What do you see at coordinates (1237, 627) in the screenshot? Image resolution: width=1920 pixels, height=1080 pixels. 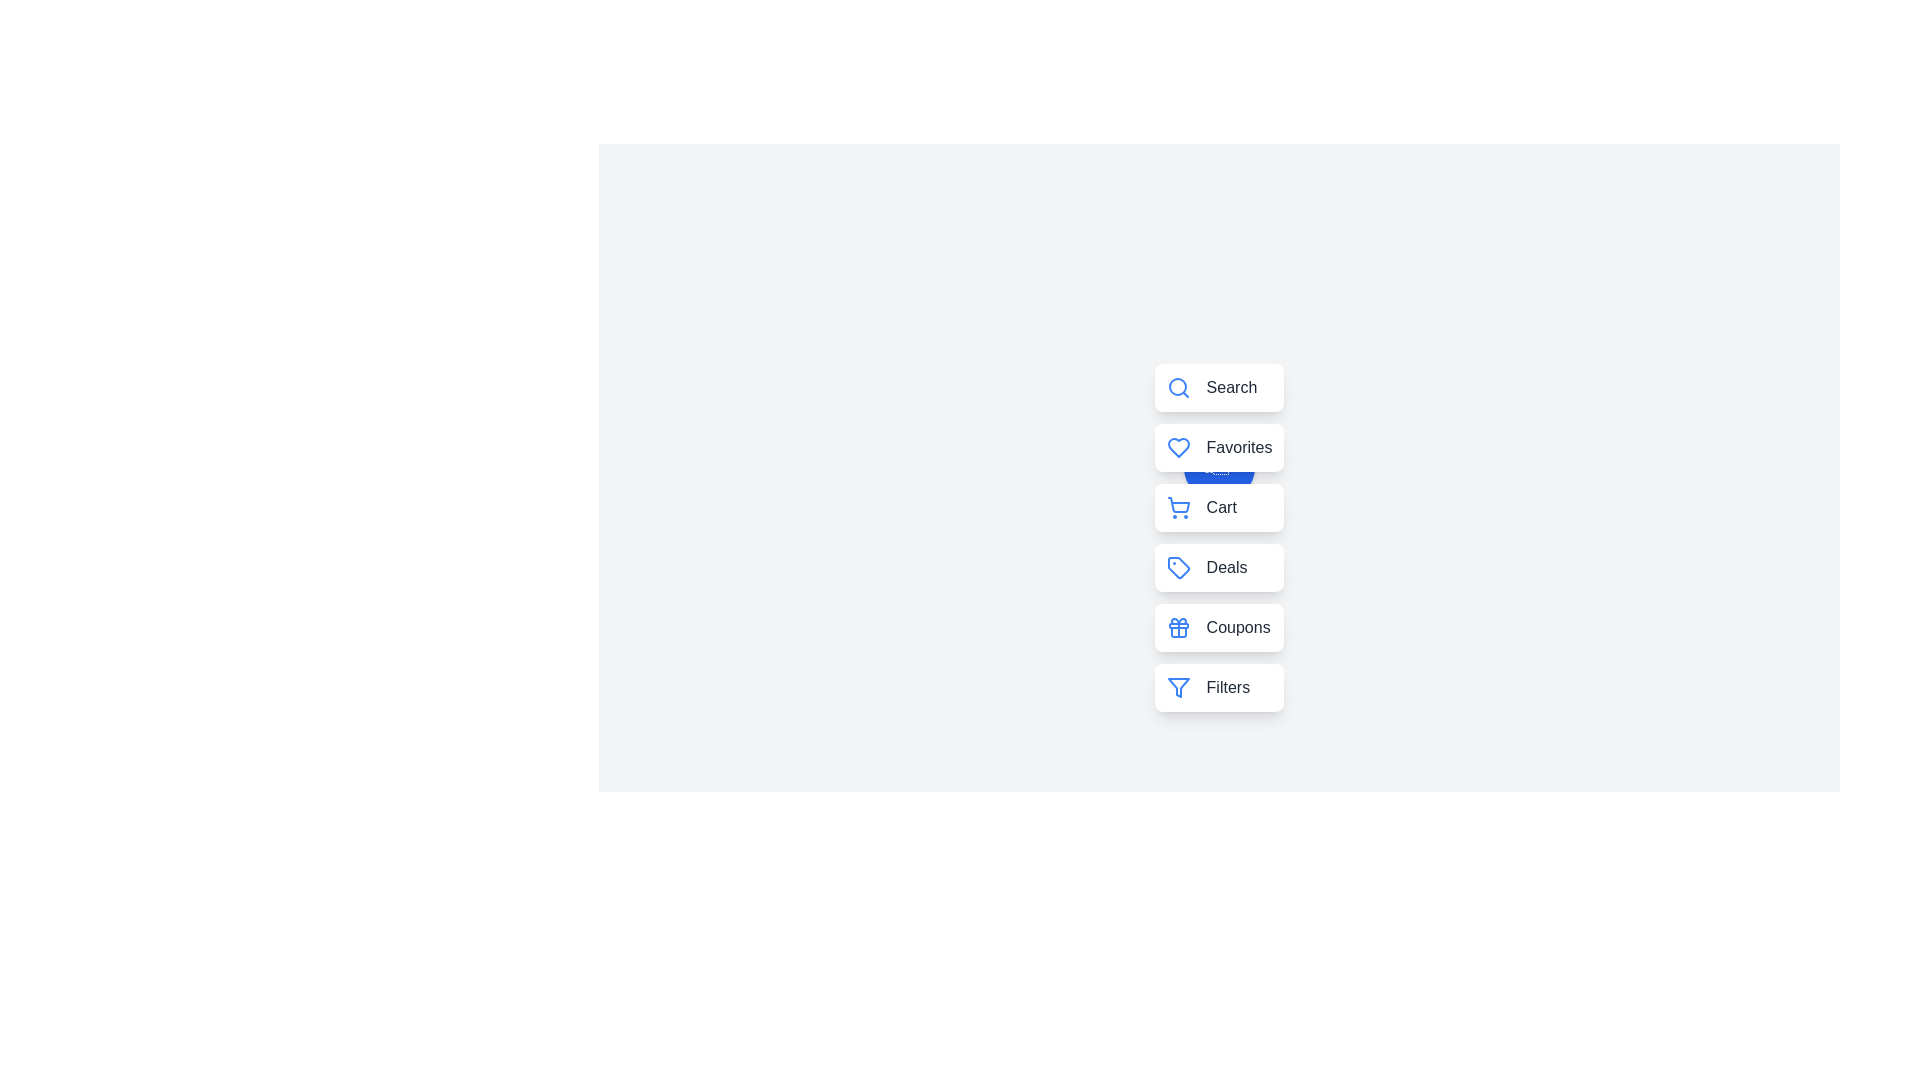 I see `text label that reads 'Coupons', which is the fifth item in a vertically stacked list of menu items with a rounded white background` at bounding box center [1237, 627].